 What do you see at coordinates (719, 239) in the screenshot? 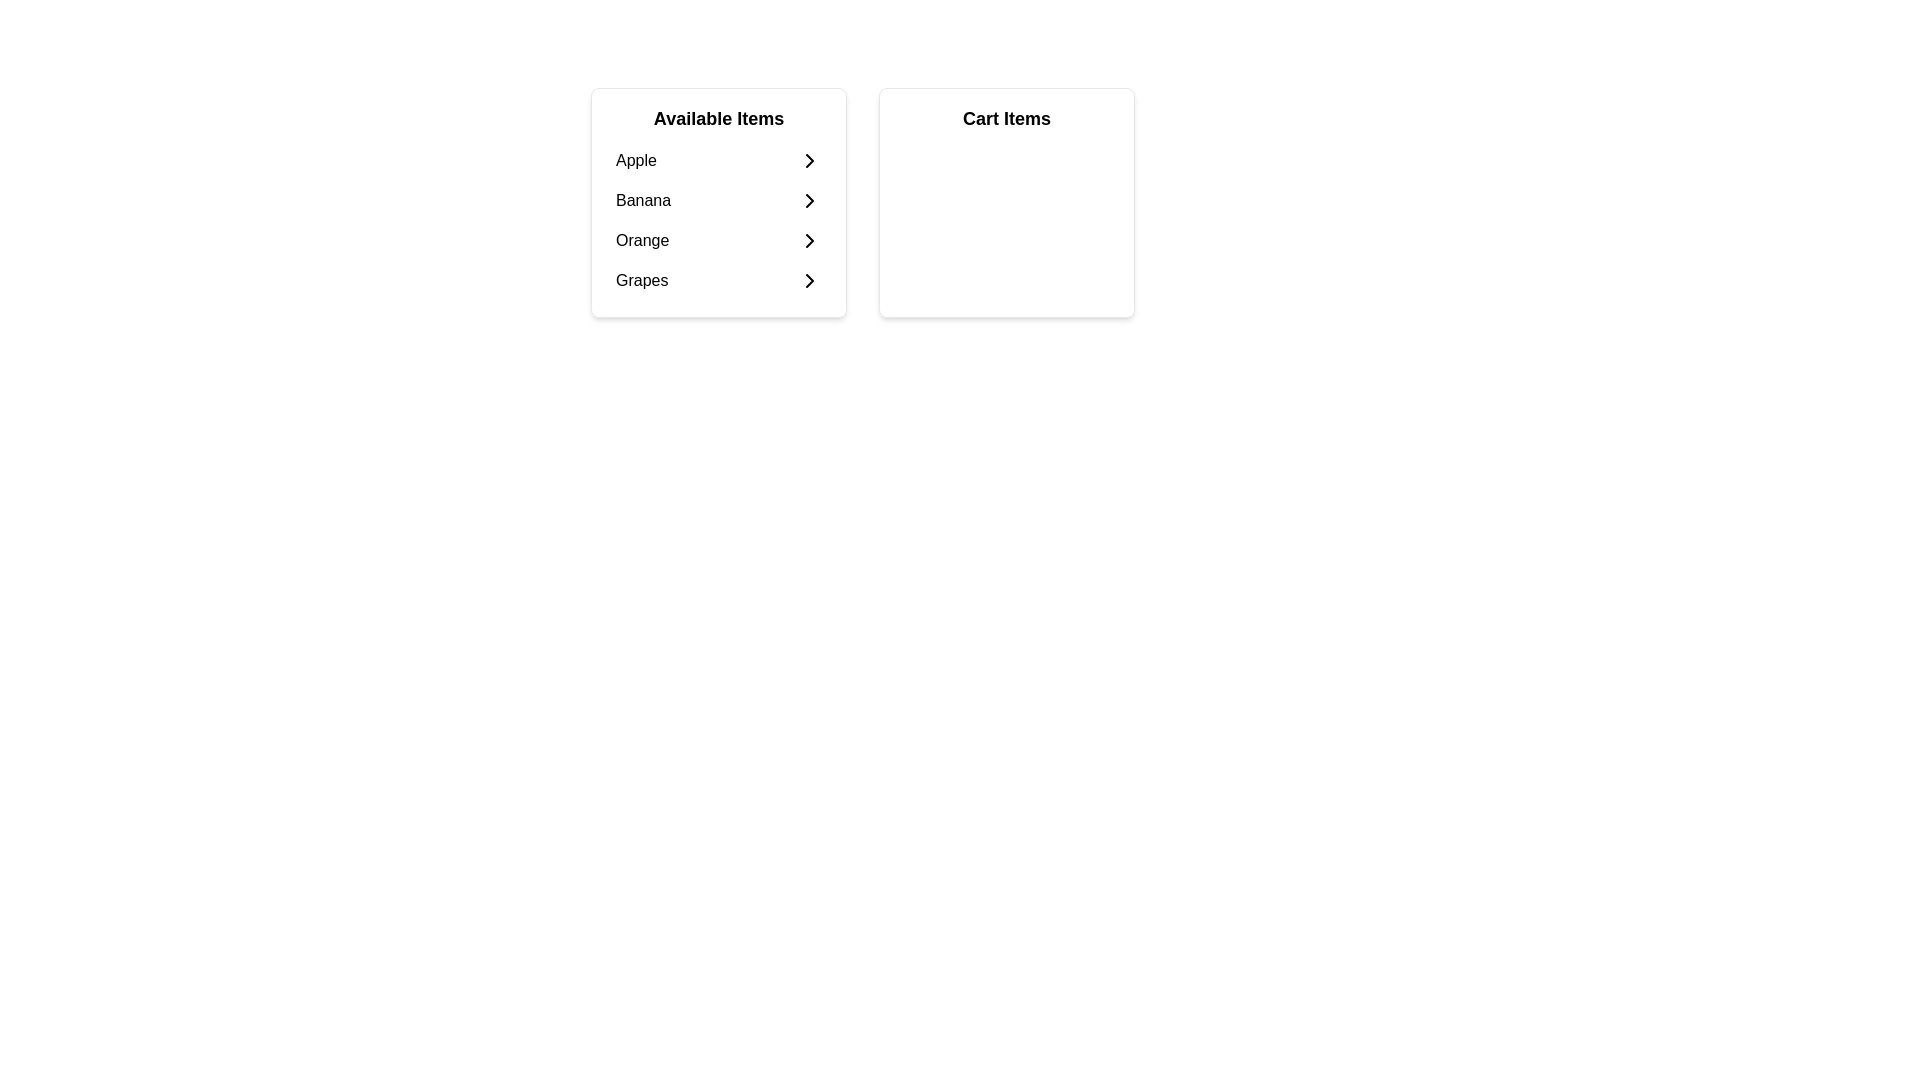
I see `the third selectable list item labeled 'Orange' to trigger visual feedback` at bounding box center [719, 239].